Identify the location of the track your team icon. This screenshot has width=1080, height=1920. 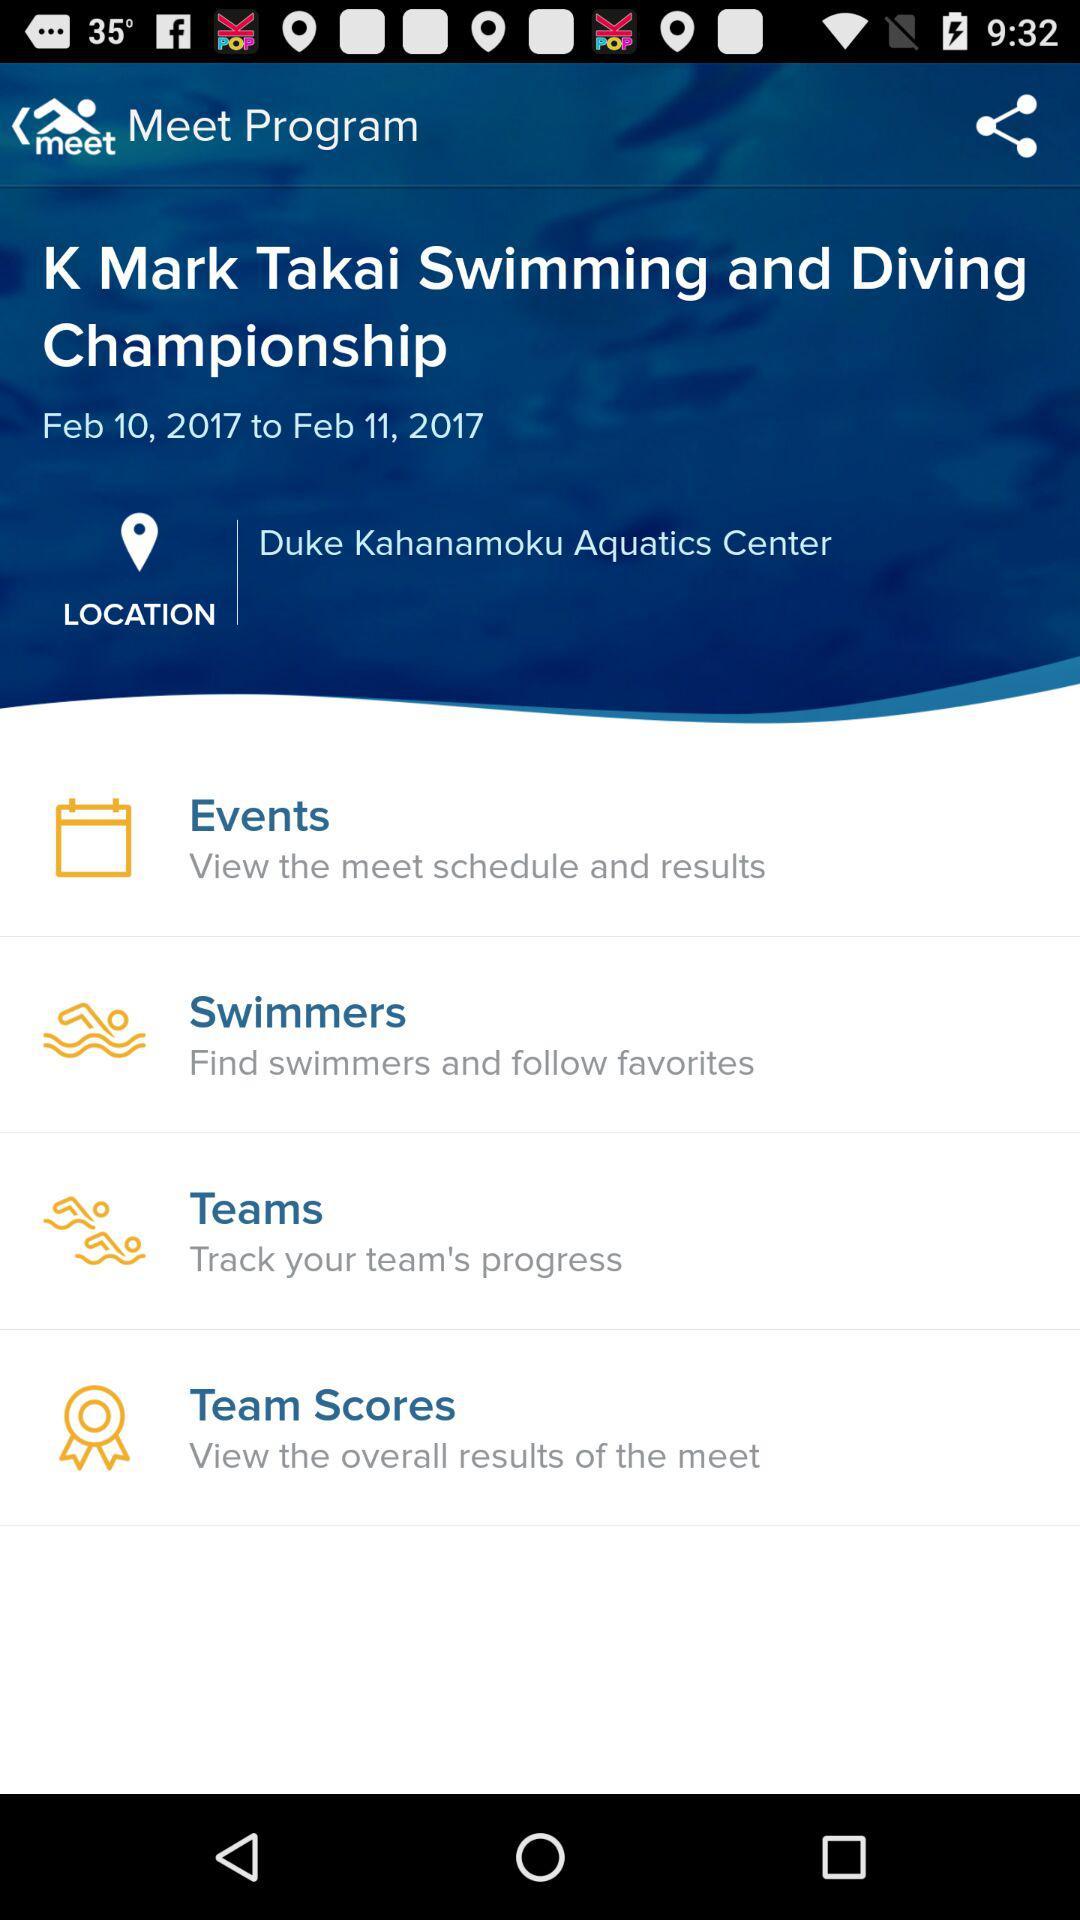
(405, 1258).